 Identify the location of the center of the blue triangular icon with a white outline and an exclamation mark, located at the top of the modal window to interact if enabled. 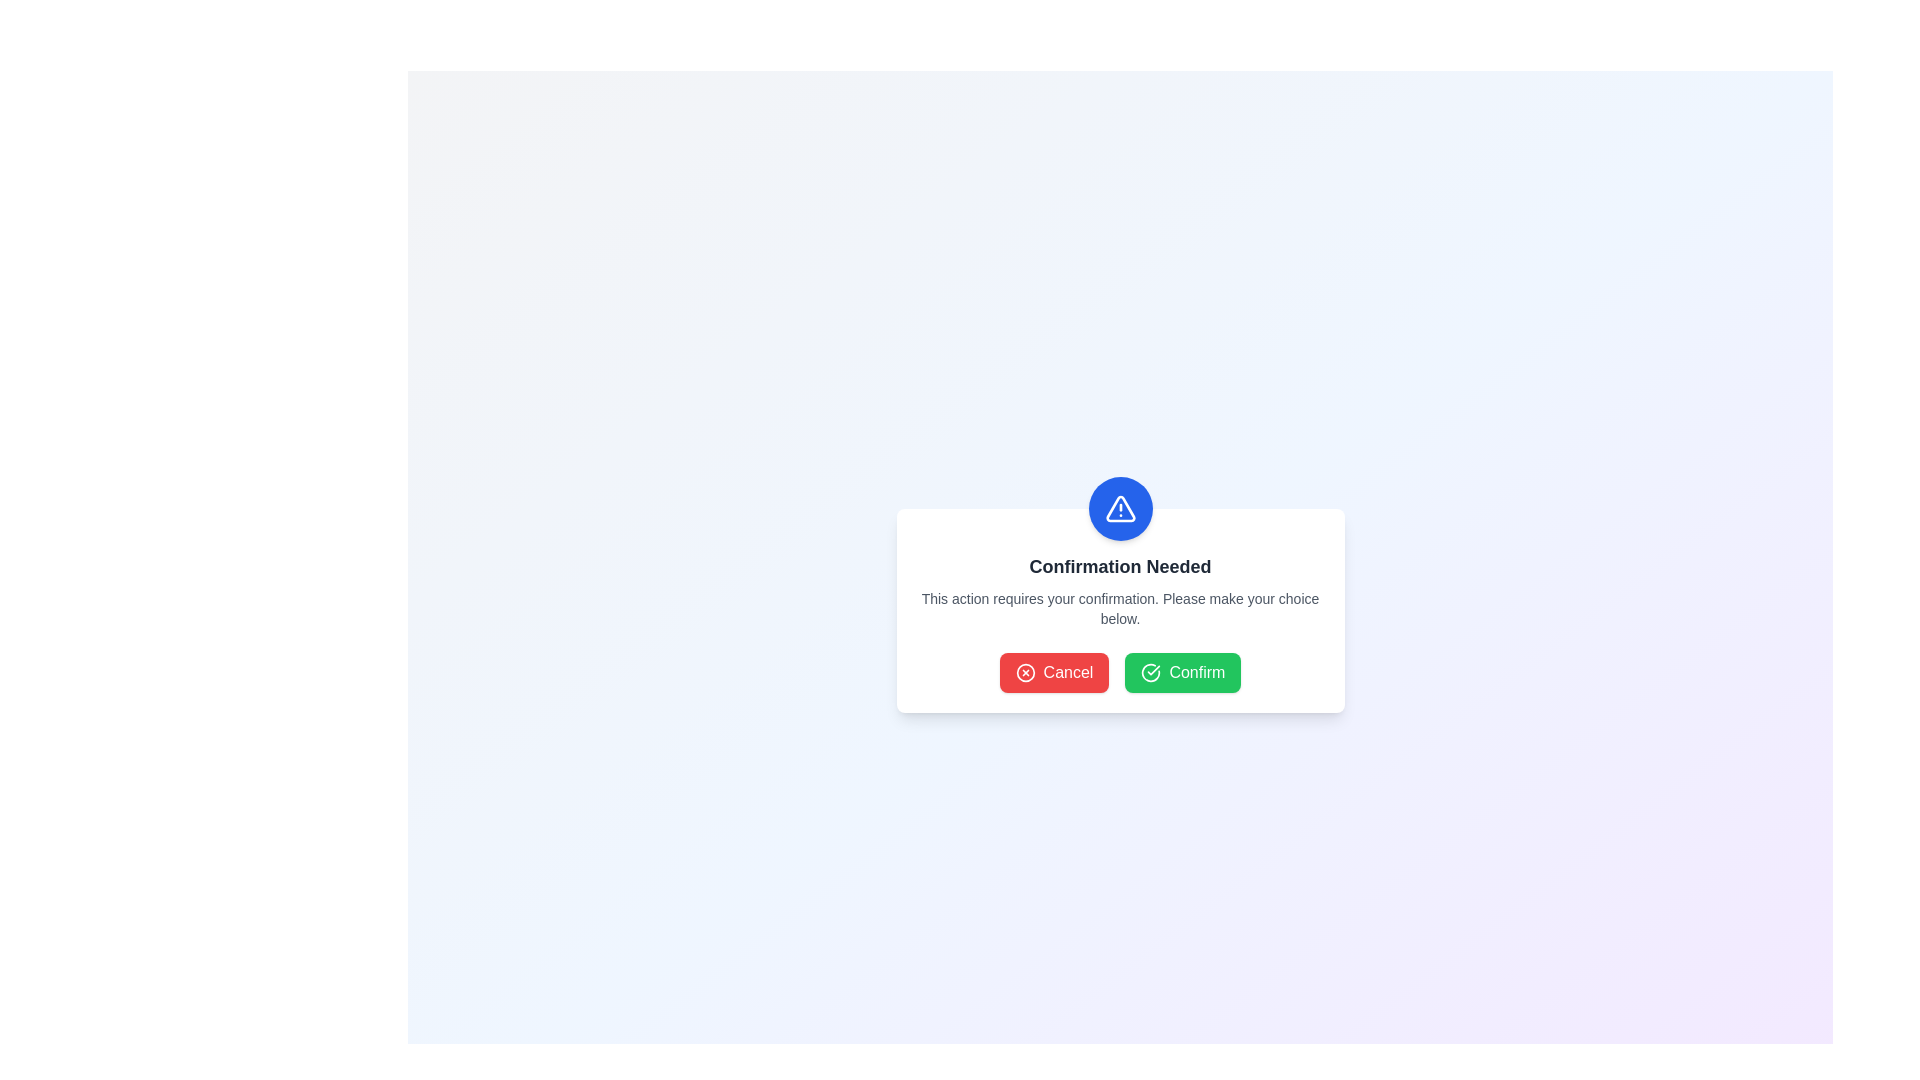
(1120, 508).